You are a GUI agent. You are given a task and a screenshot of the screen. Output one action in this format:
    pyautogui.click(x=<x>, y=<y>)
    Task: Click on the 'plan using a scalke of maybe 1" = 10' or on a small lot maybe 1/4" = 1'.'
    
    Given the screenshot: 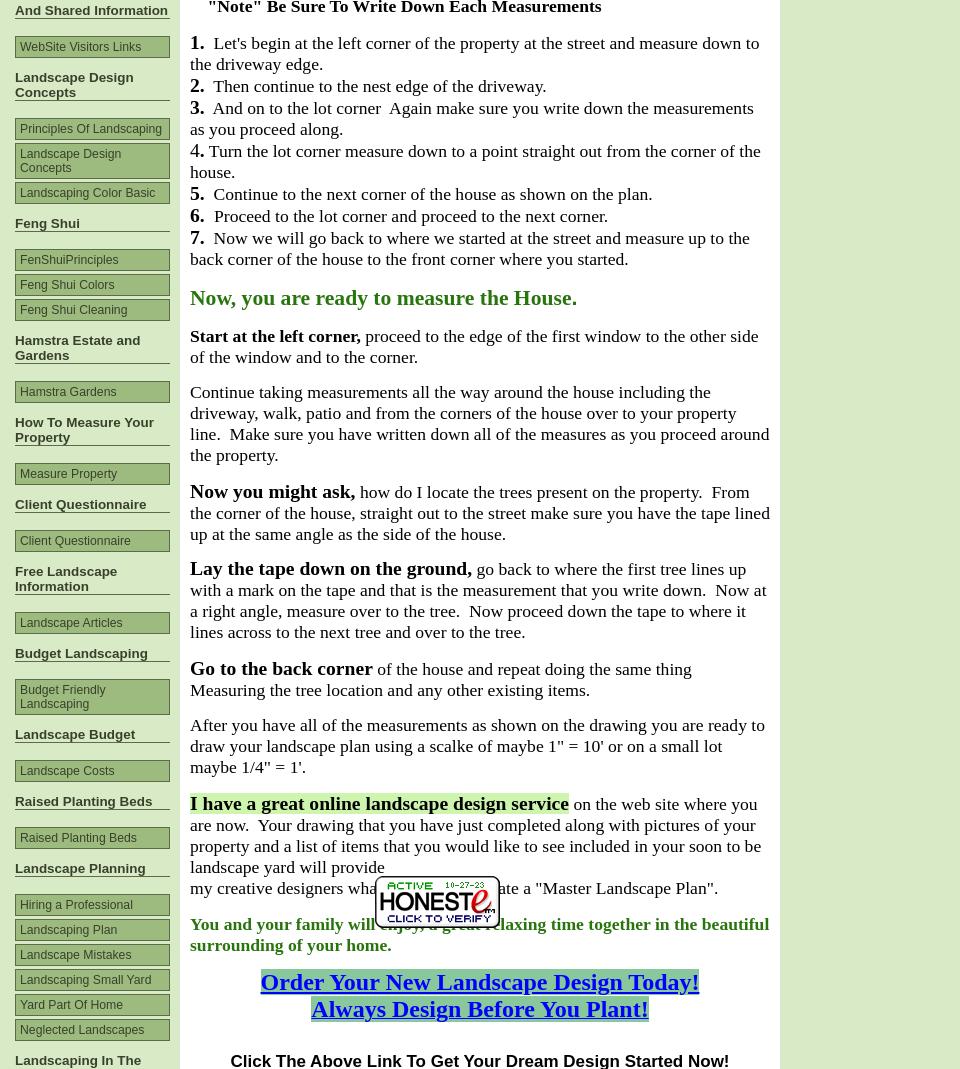 What is the action you would take?
    pyautogui.click(x=189, y=755)
    